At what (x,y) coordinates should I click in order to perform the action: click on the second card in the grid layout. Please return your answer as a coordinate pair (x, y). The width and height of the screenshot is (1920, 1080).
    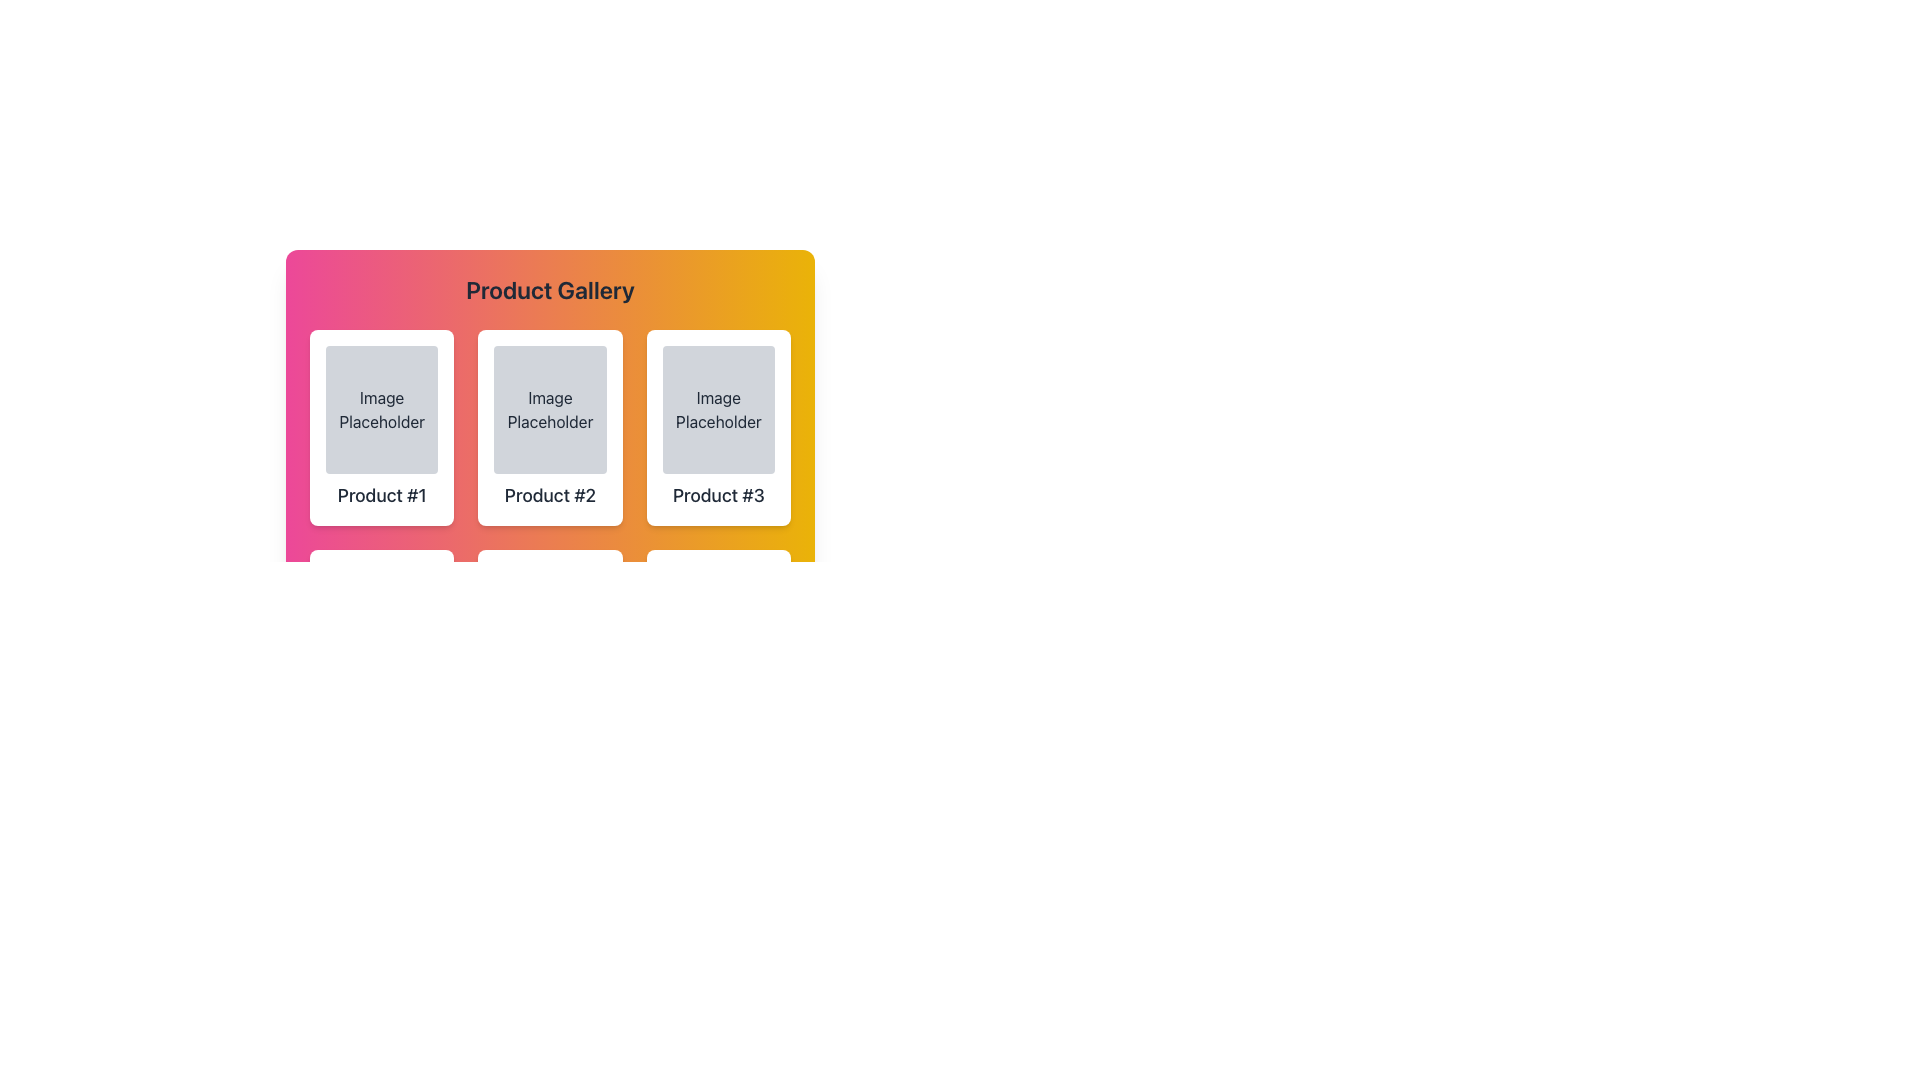
    Looking at the image, I should click on (550, 427).